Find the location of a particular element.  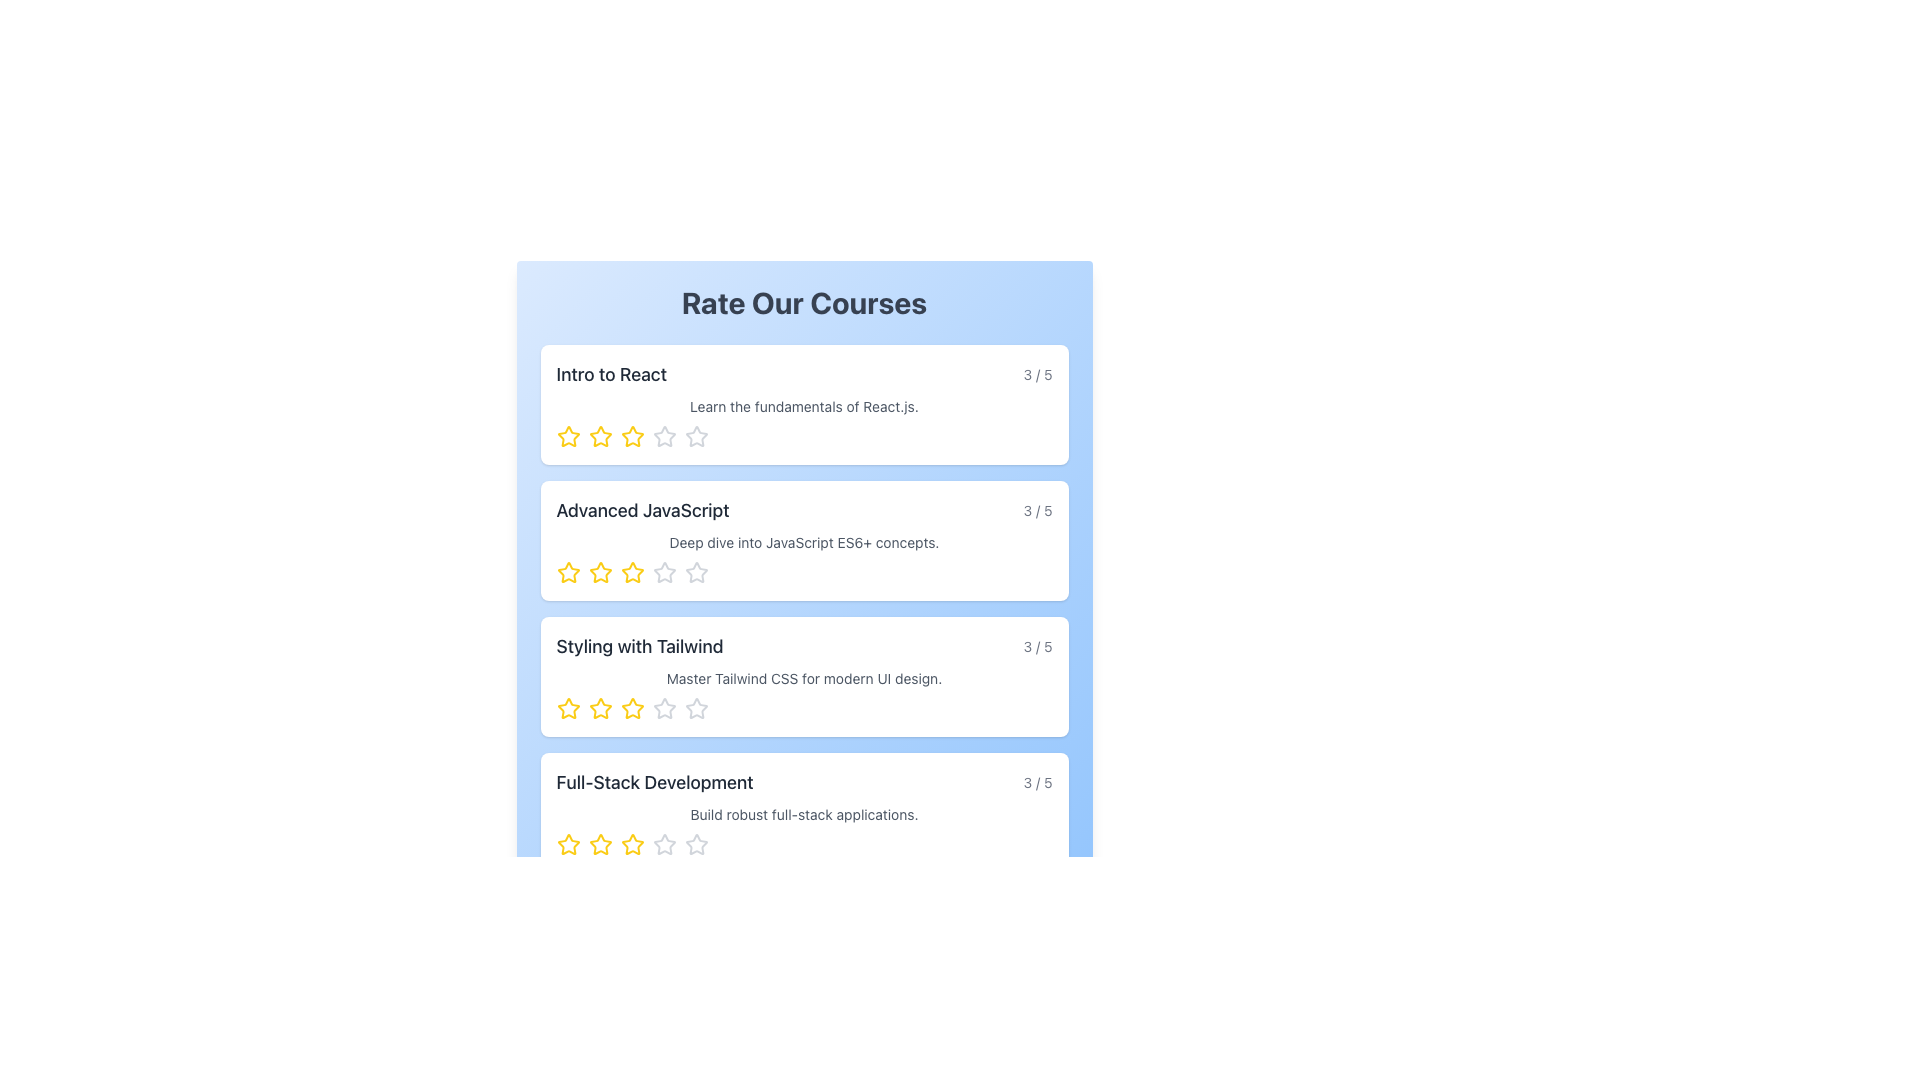

the first yellow star-shaped rating icon in the rating section for the 'Intro to React' course is located at coordinates (599, 435).